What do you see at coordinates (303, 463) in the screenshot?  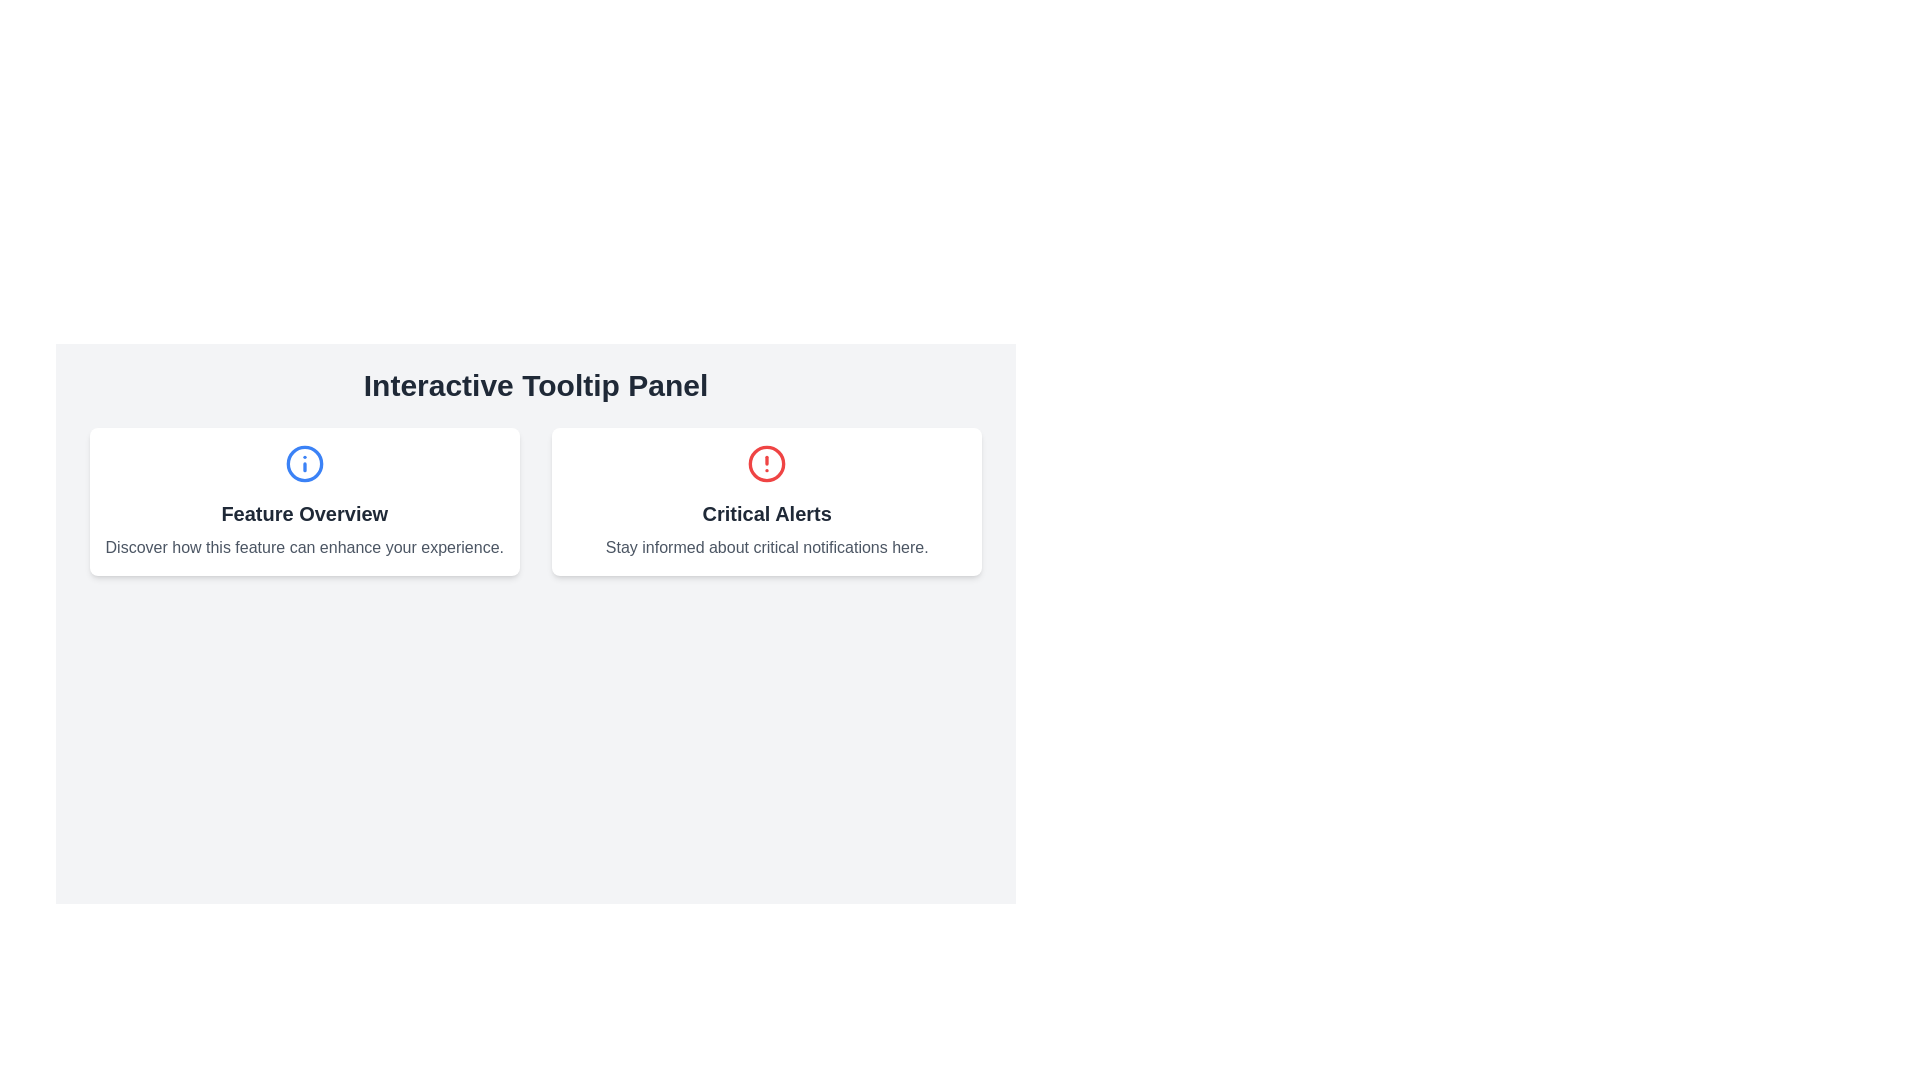 I see `the decorative graphic (SVG circle) that serves as a subcomponent of the informational icon positioned above the 'Feature Overview' text in the left card of the interface's two-card layout` at bounding box center [303, 463].